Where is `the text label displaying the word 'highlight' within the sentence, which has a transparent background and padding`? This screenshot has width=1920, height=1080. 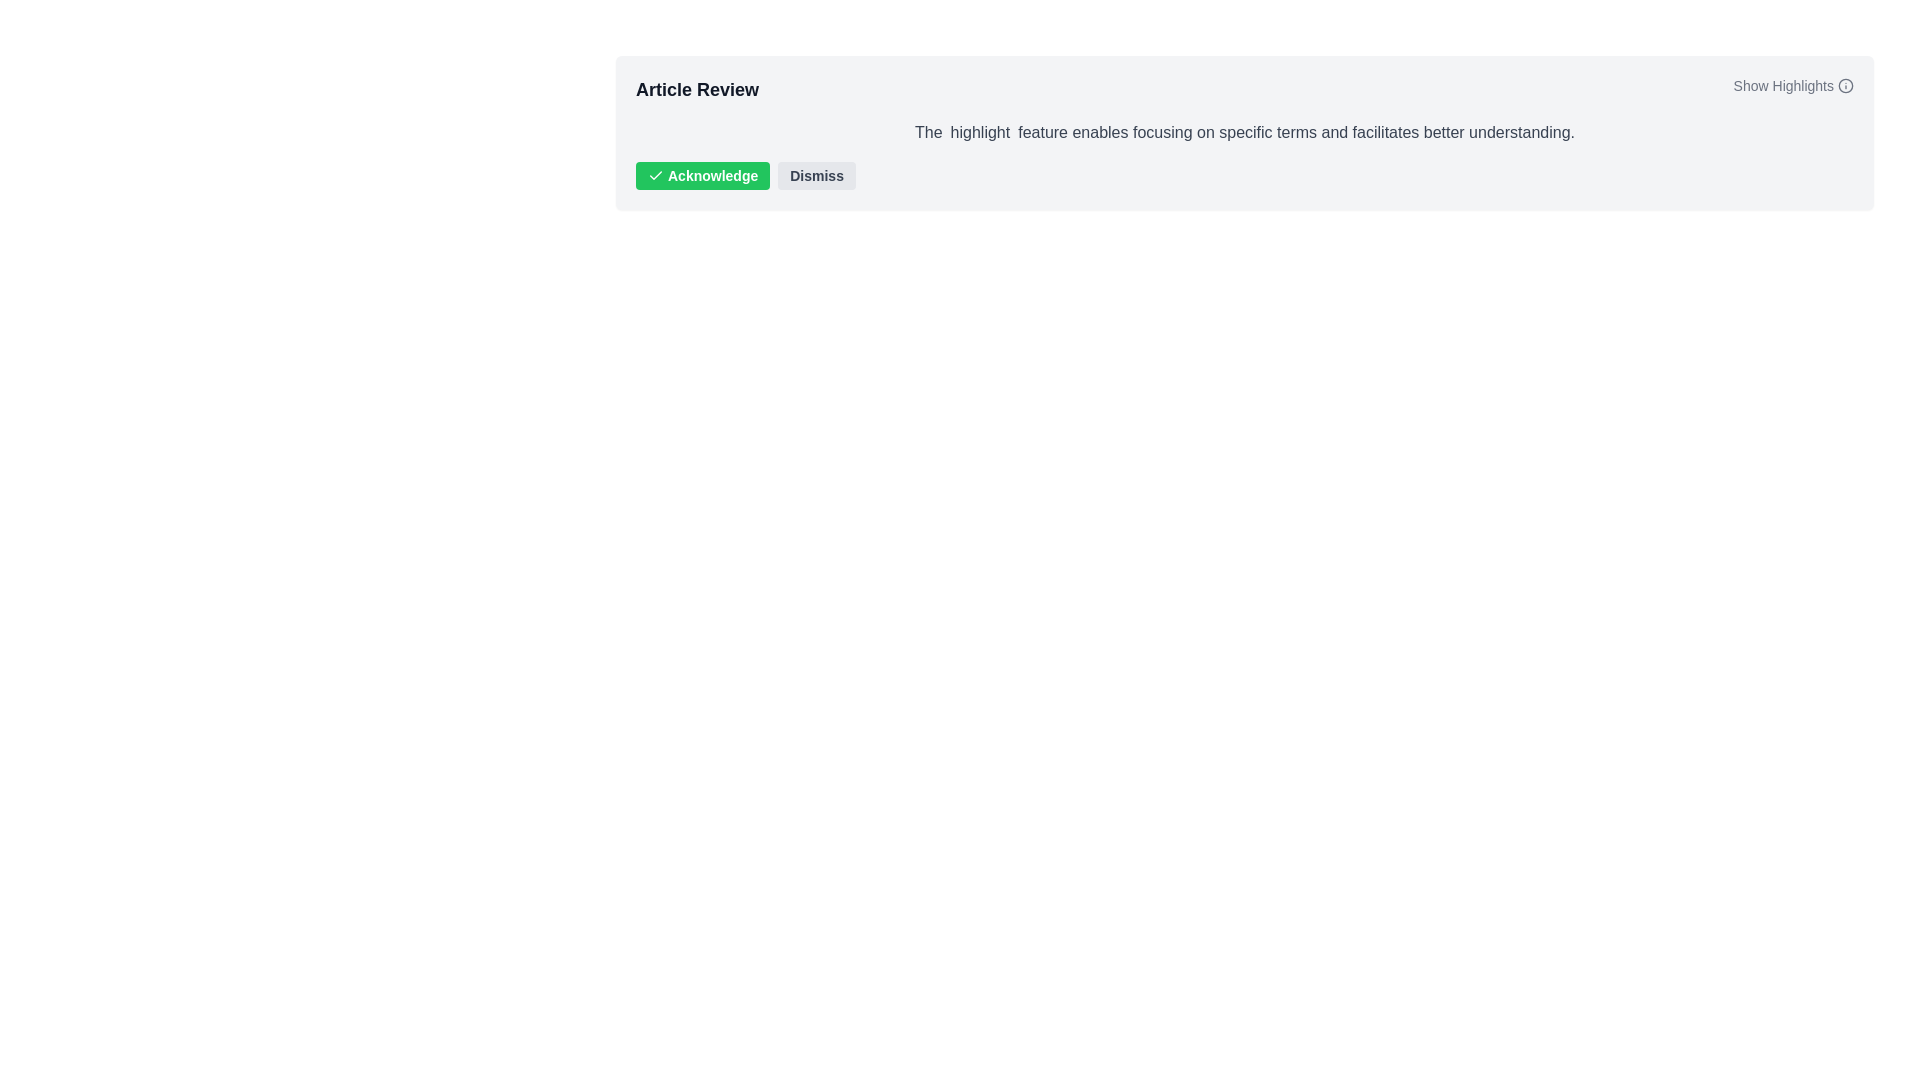 the text label displaying the word 'highlight' within the sentence, which has a transparent background and padding is located at coordinates (980, 132).